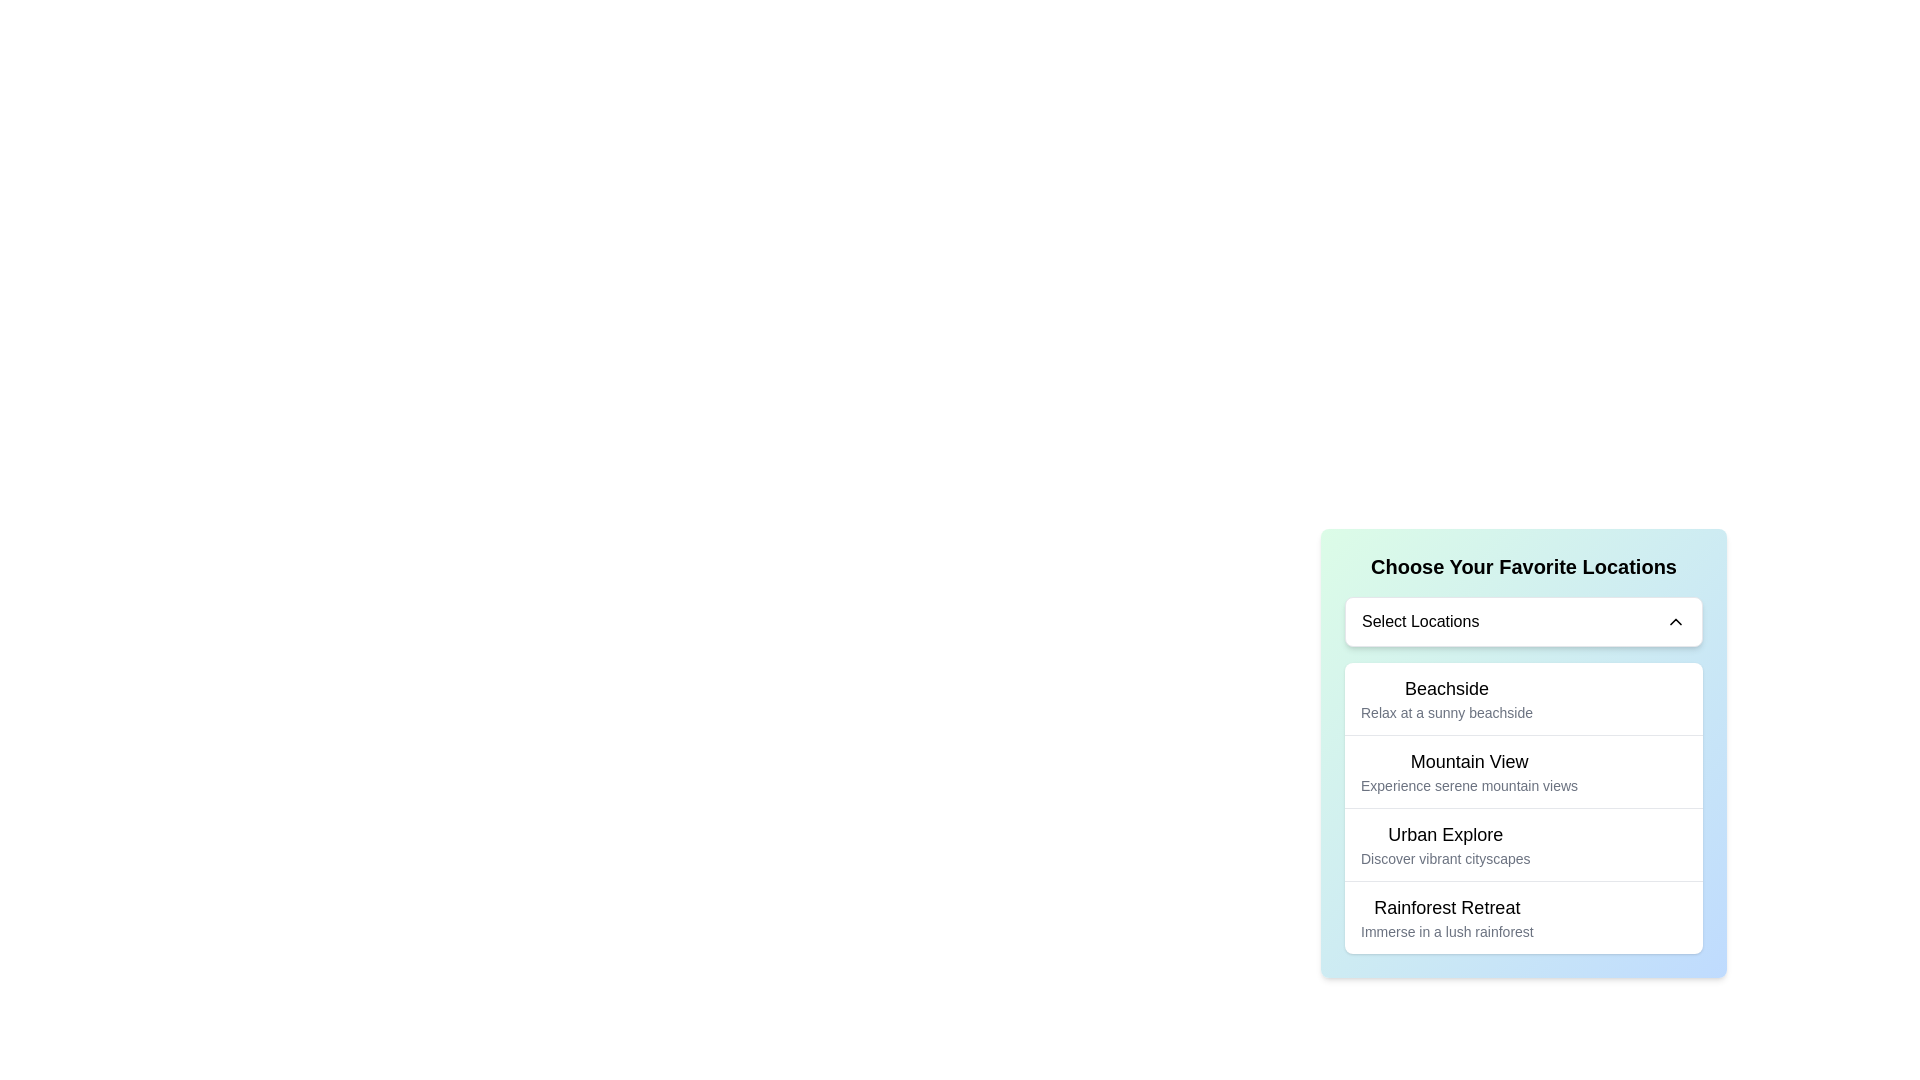 The height and width of the screenshot is (1080, 1920). Describe the element at coordinates (1675, 620) in the screenshot. I see `the upward-pointing chevron icon in the 'Select Locations' section` at that location.